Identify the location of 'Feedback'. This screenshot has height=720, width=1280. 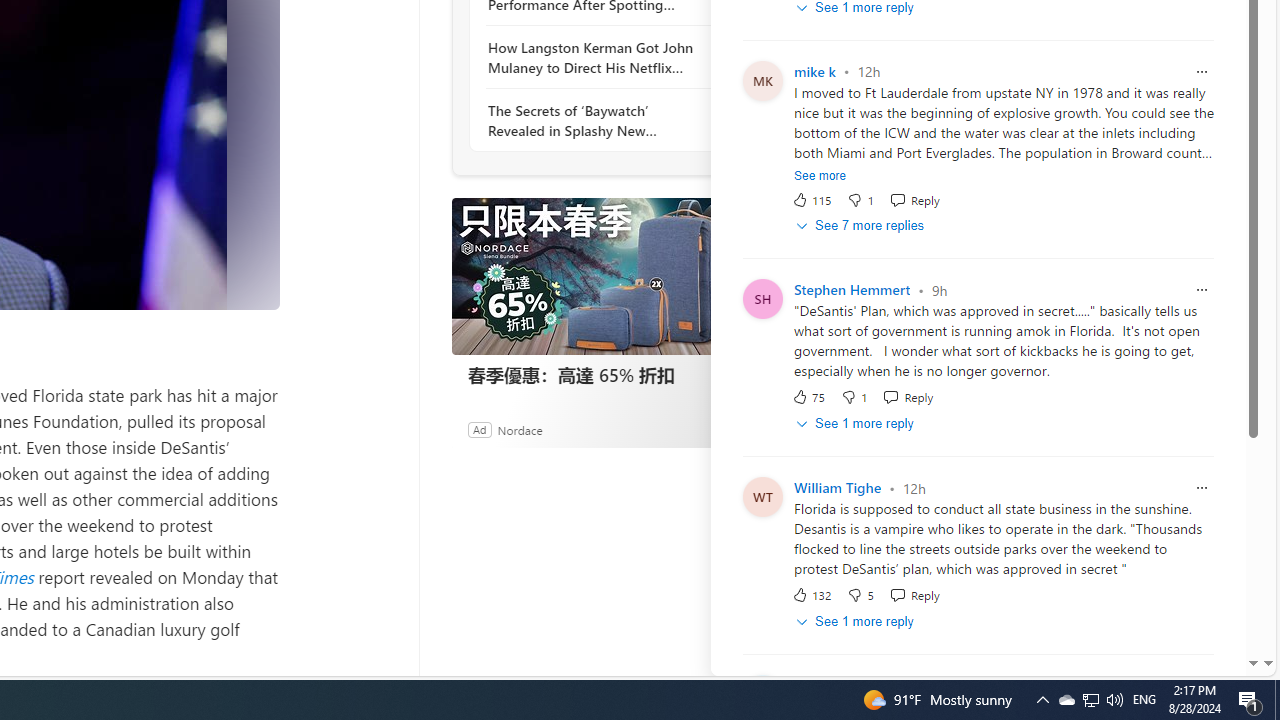
(1185, 659).